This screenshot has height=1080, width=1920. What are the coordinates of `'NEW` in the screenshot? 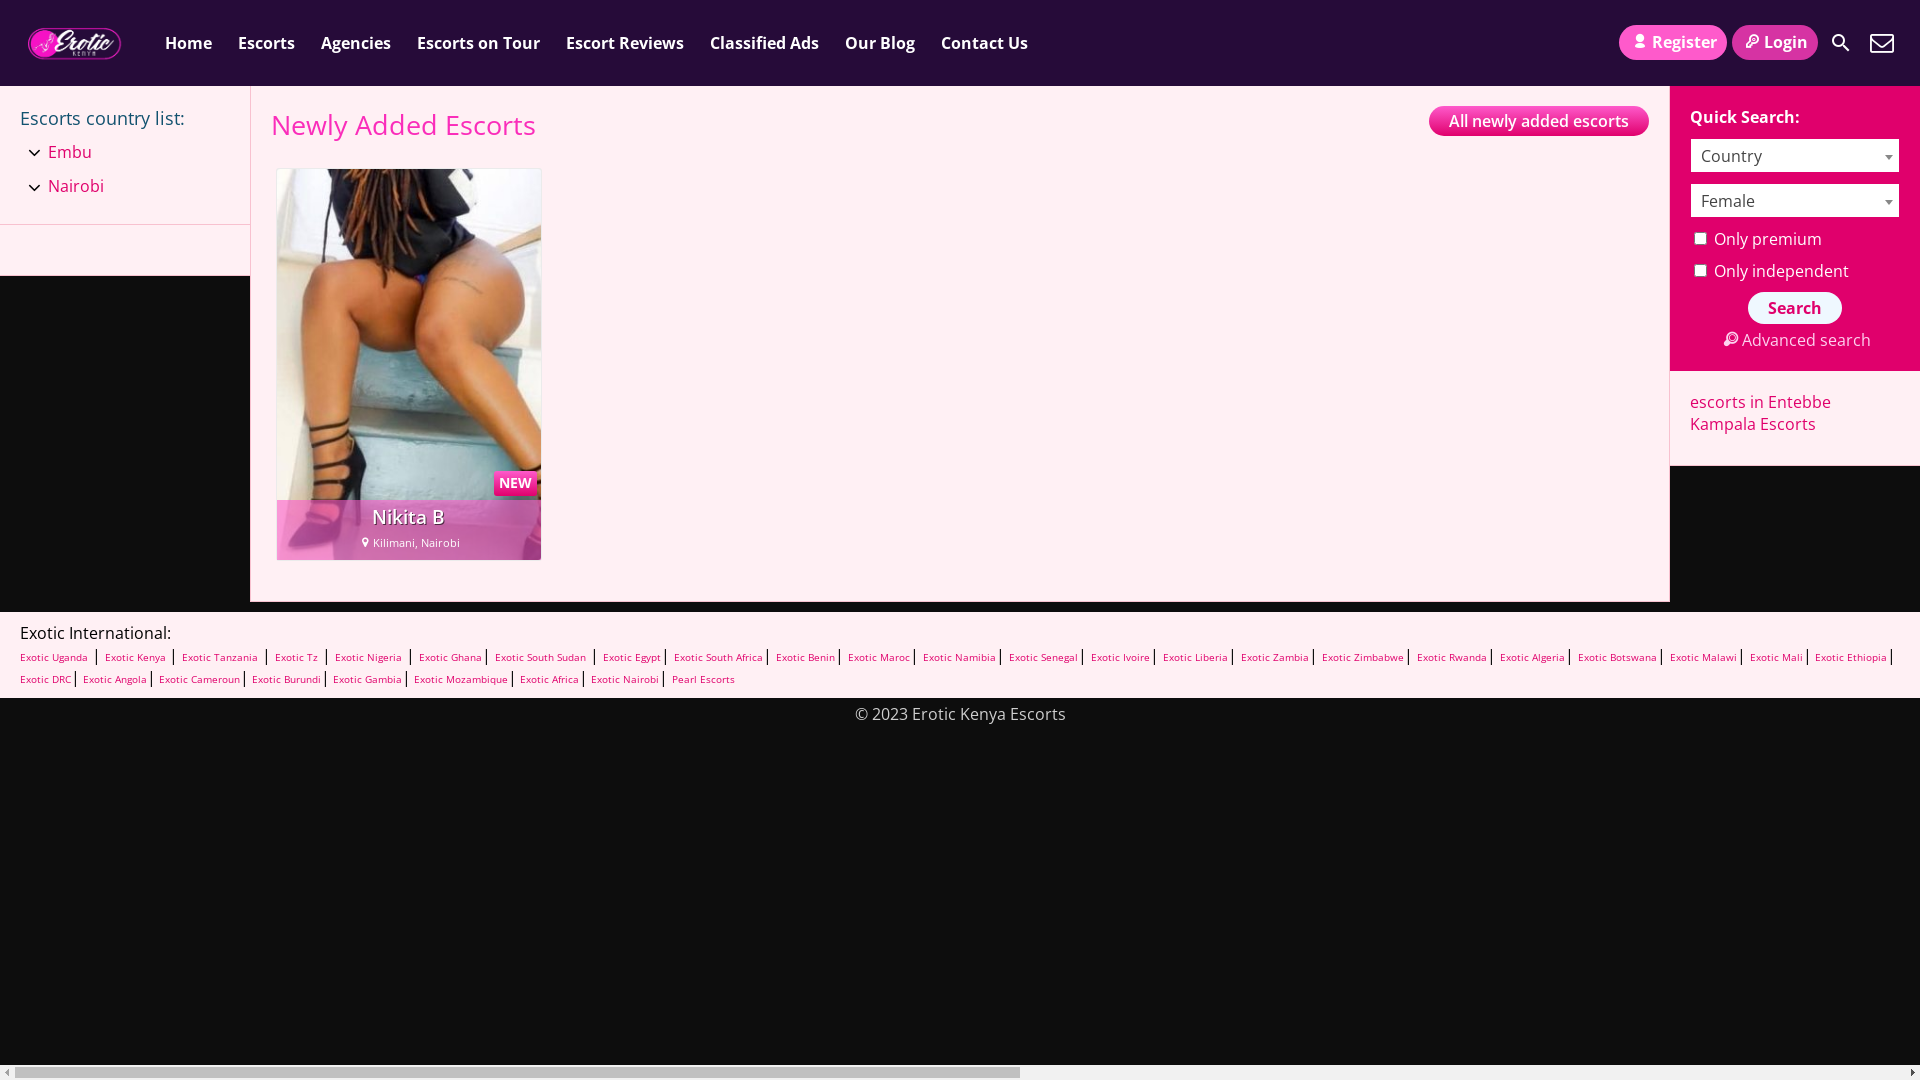 It's located at (407, 364).